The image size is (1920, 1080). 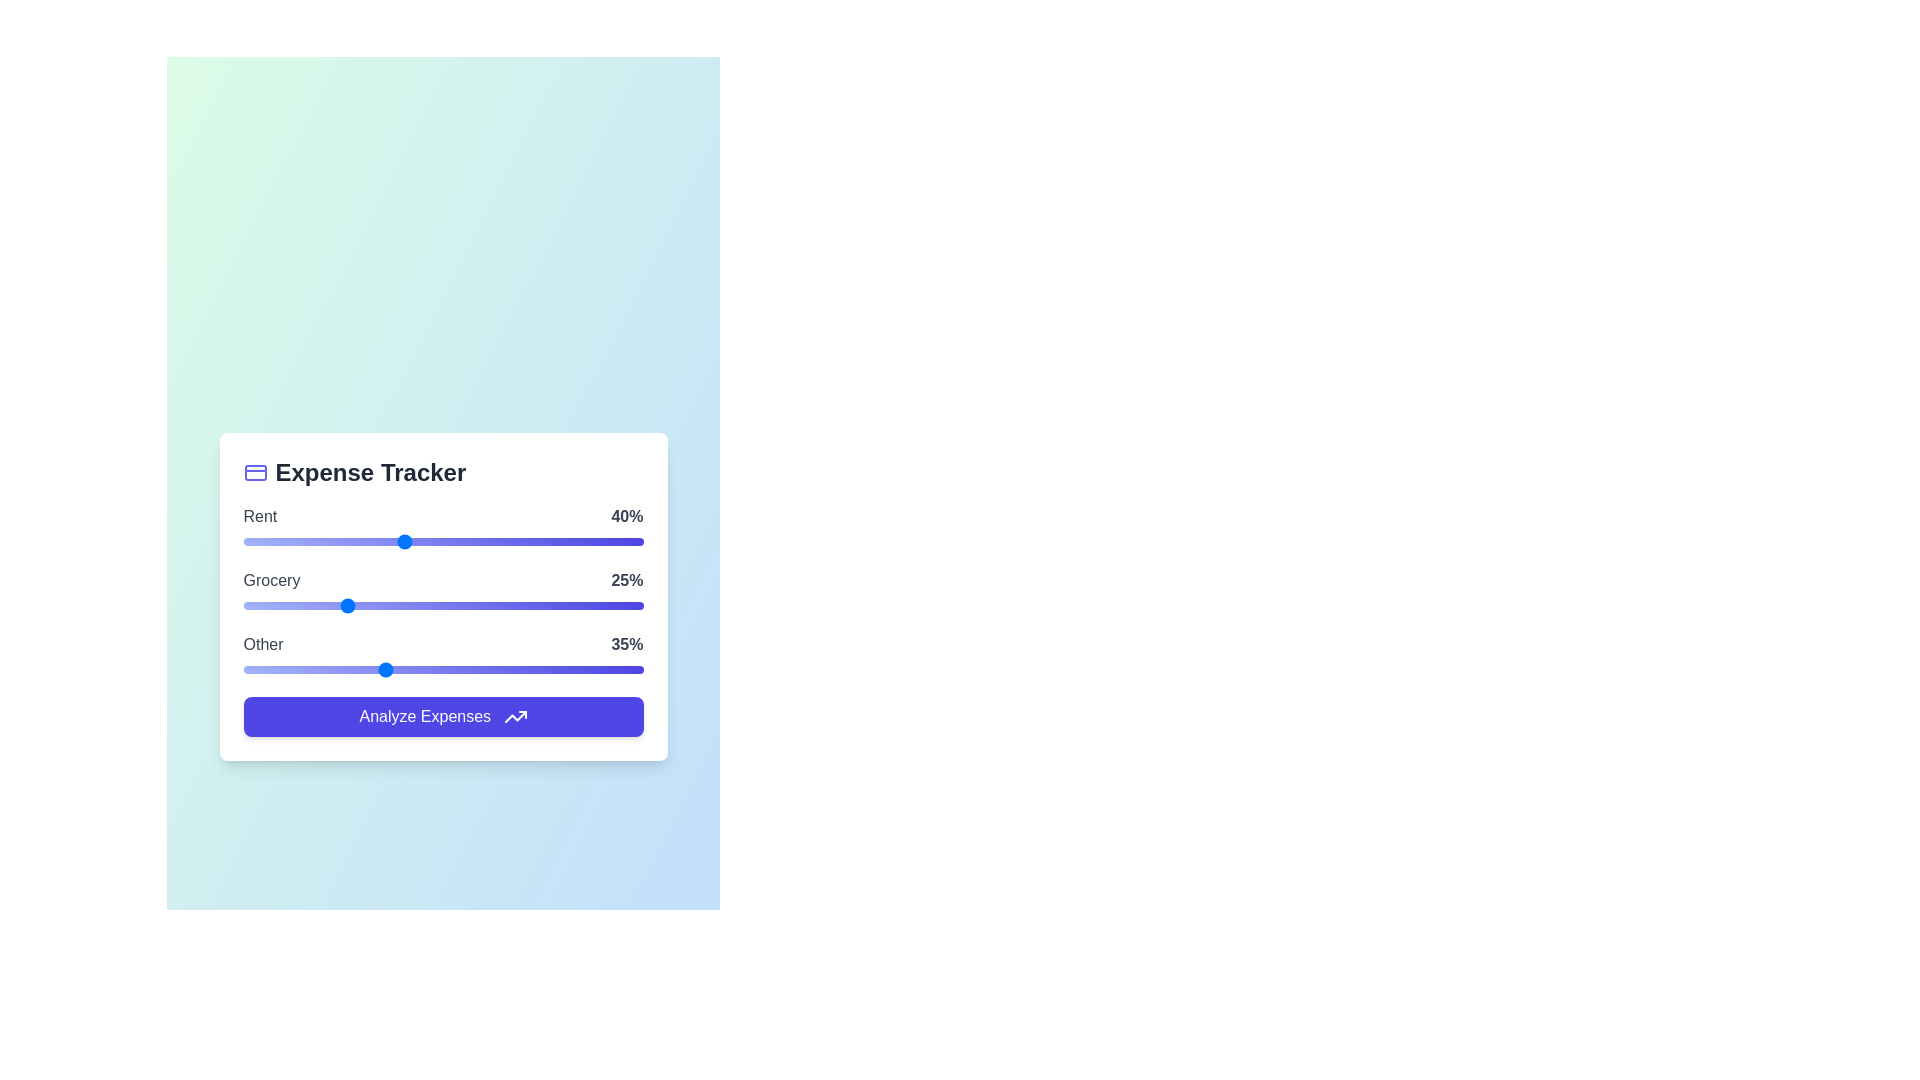 I want to click on the 'Grocery' slider to 85%, so click(x=582, y=604).